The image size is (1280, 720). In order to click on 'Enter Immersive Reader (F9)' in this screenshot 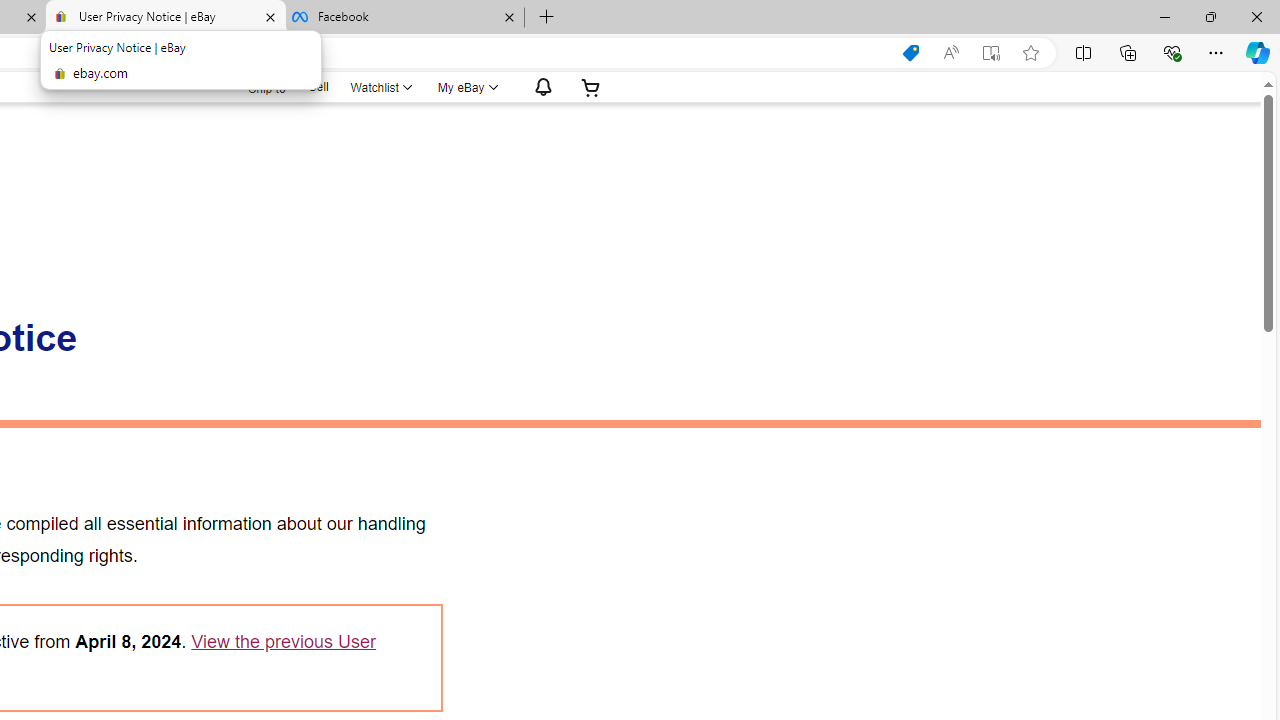, I will do `click(991, 52)`.